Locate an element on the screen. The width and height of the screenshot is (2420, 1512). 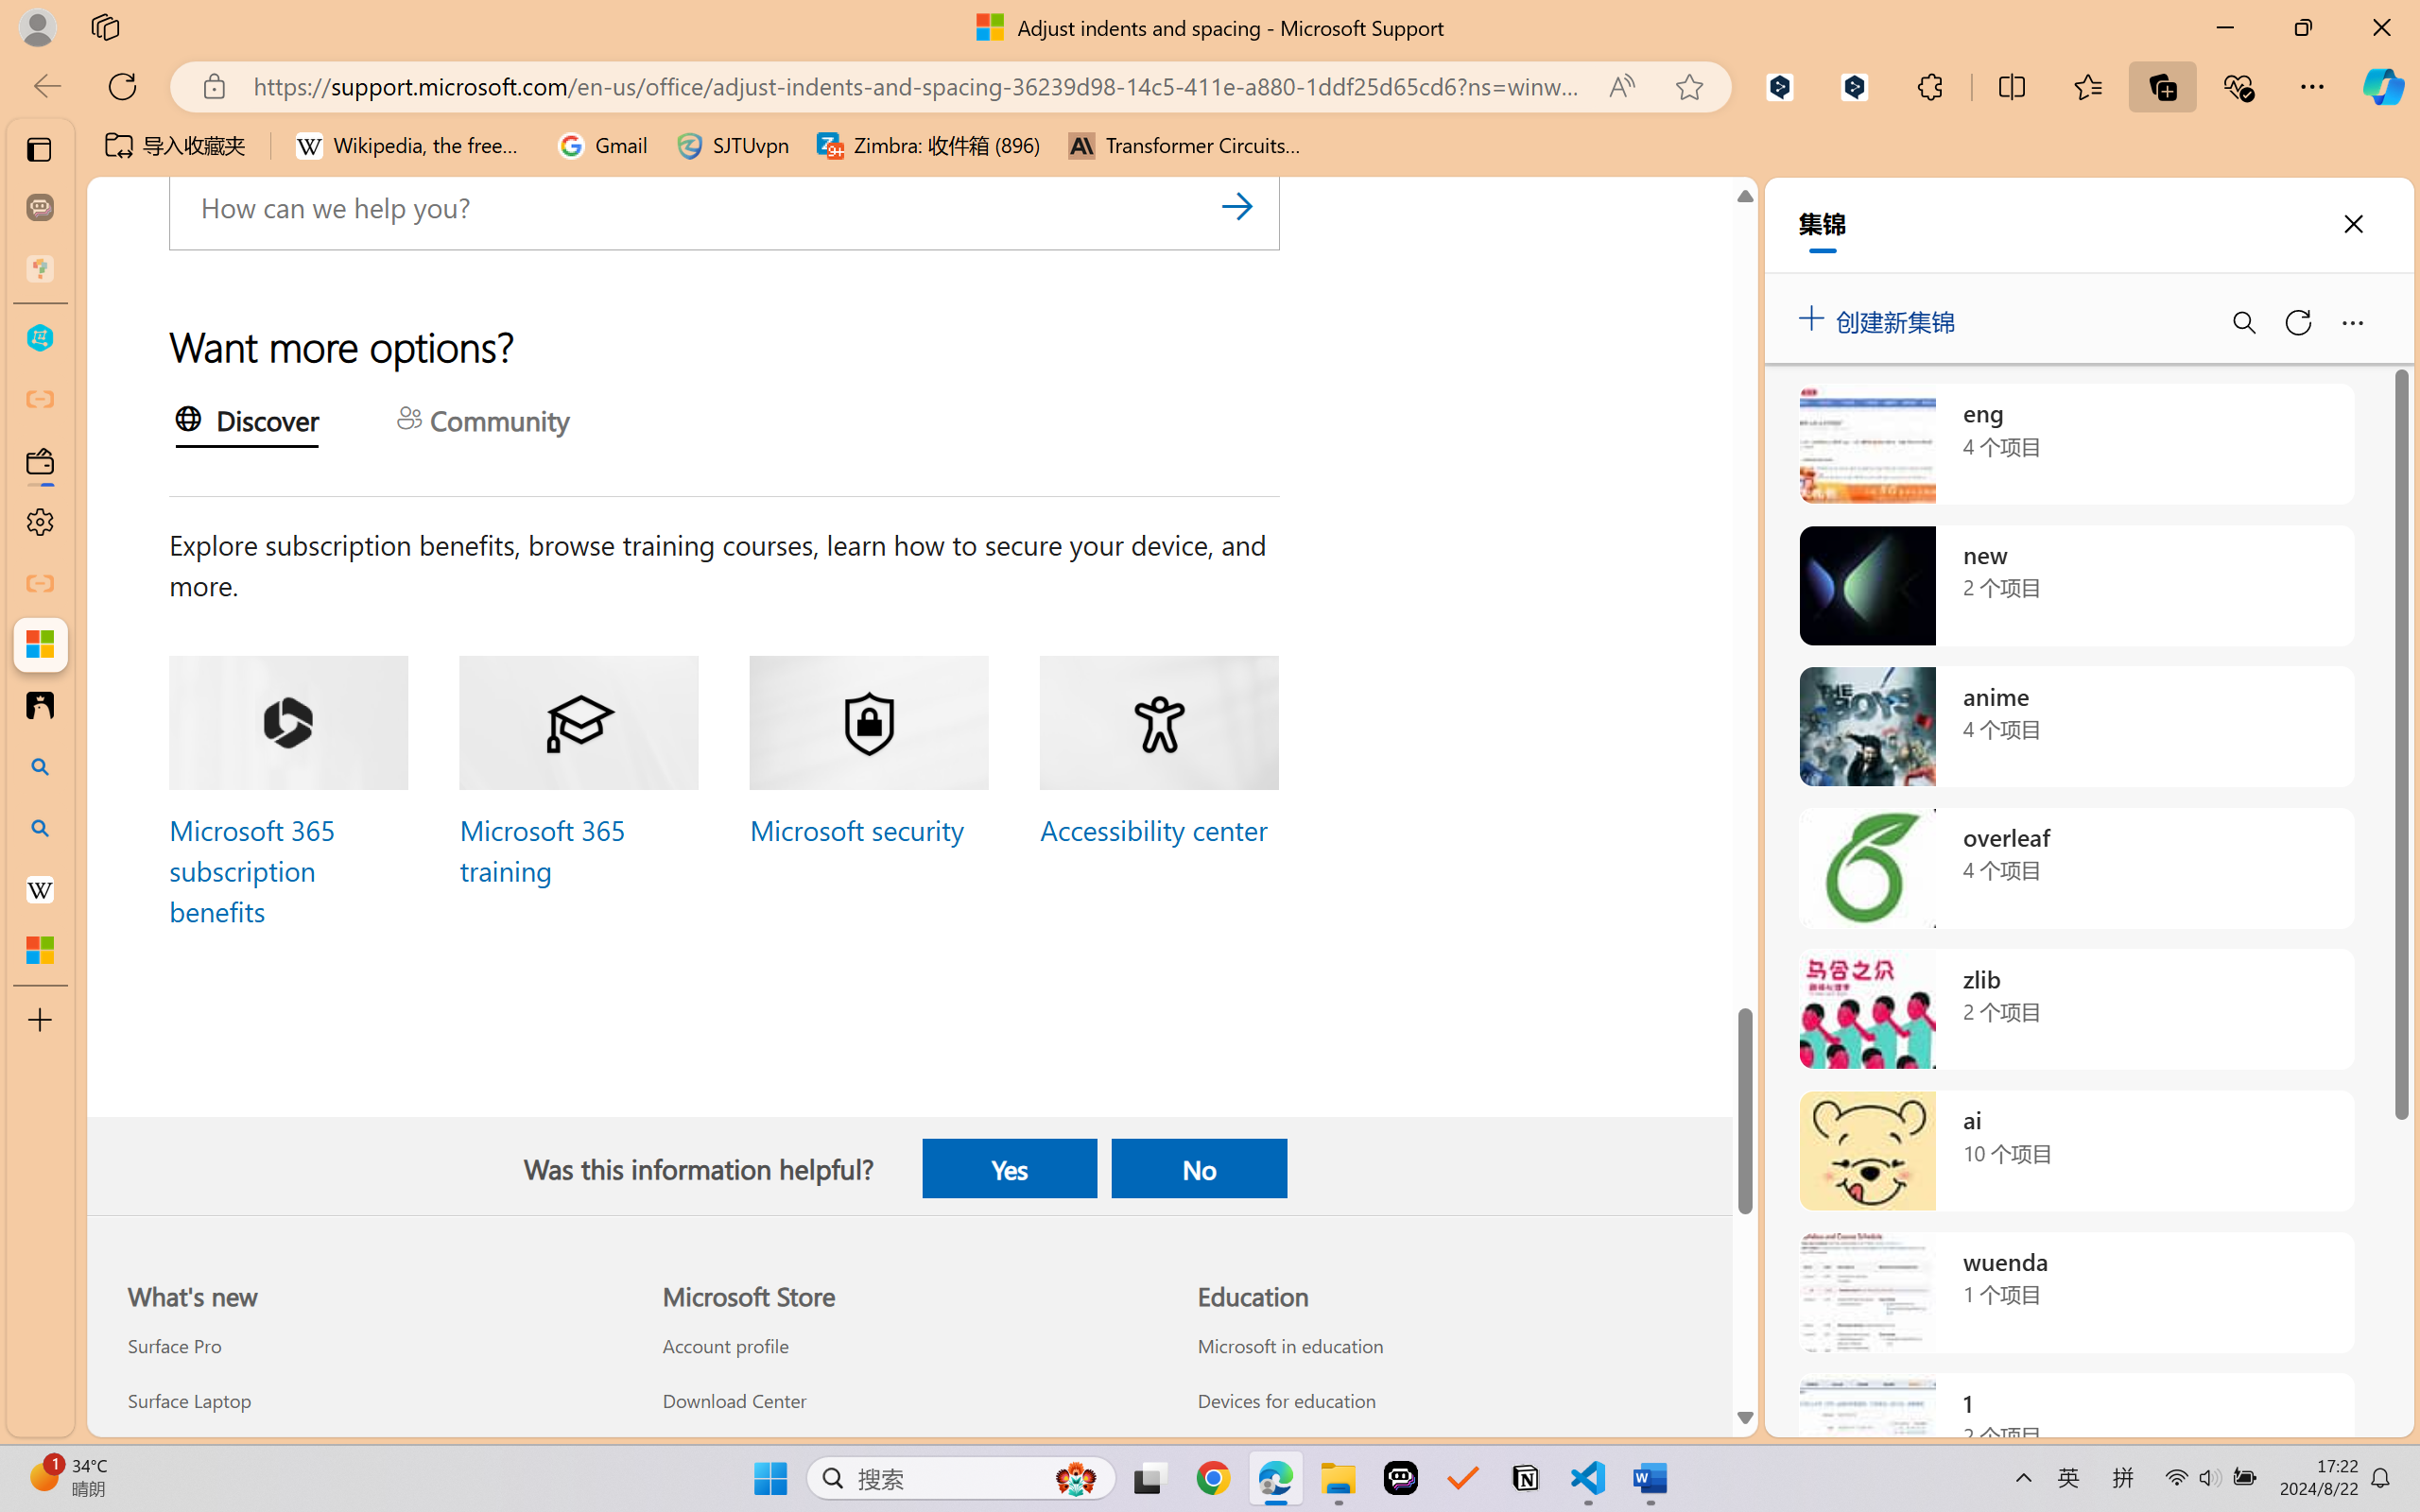
'Devices for education Education' is located at coordinates (1285, 1399).